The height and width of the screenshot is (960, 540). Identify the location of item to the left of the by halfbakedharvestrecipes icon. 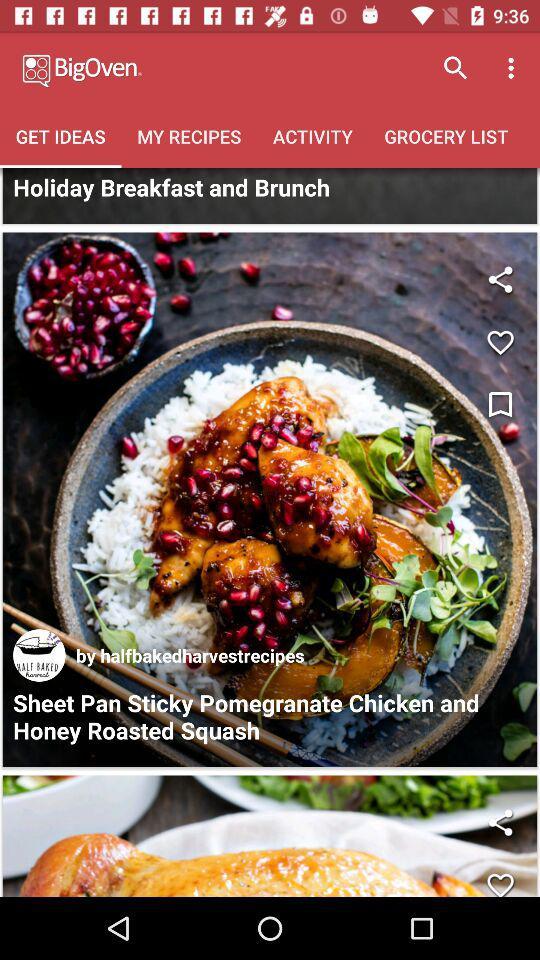
(39, 654).